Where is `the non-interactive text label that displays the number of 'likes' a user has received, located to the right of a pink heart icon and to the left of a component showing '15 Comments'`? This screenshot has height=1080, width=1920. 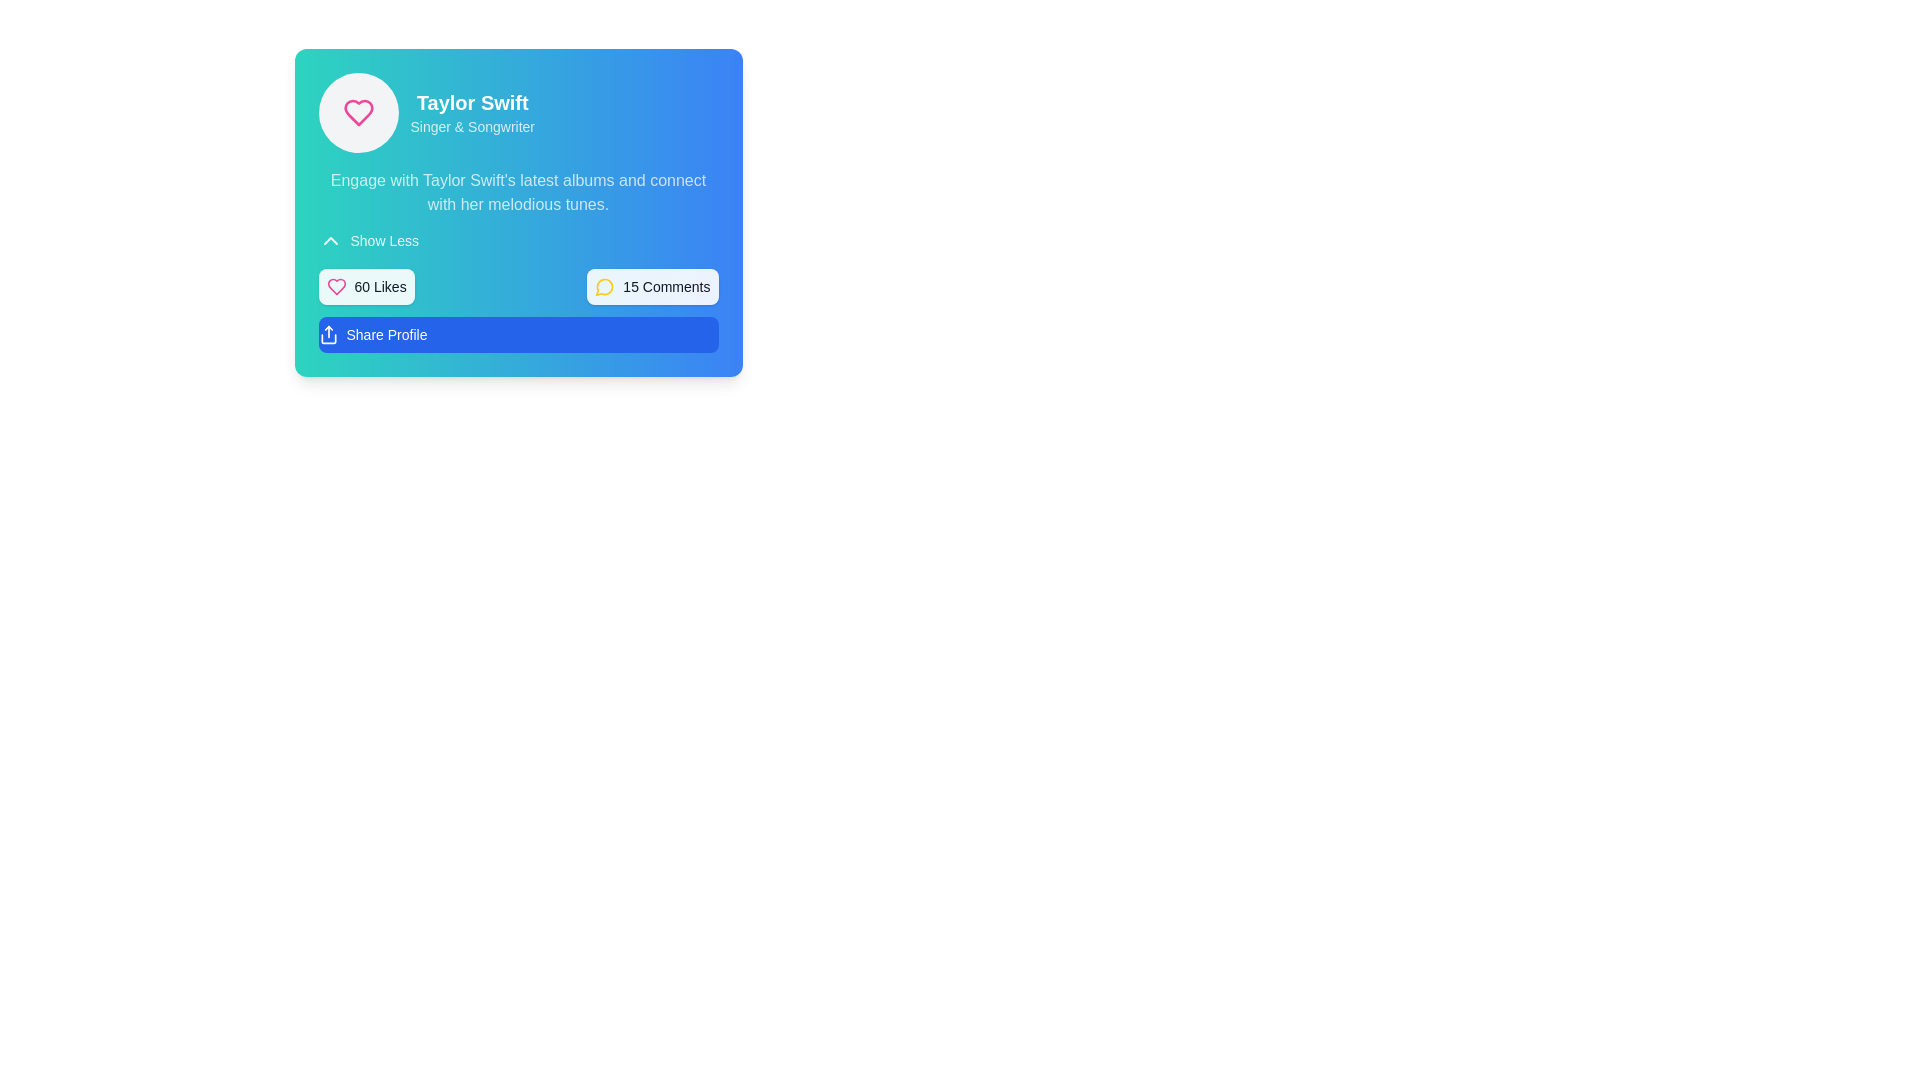
the non-interactive text label that displays the number of 'likes' a user has received, located to the right of a pink heart icon and to the left of a component showing '15 Comments' is located at coordinates (380, 286).